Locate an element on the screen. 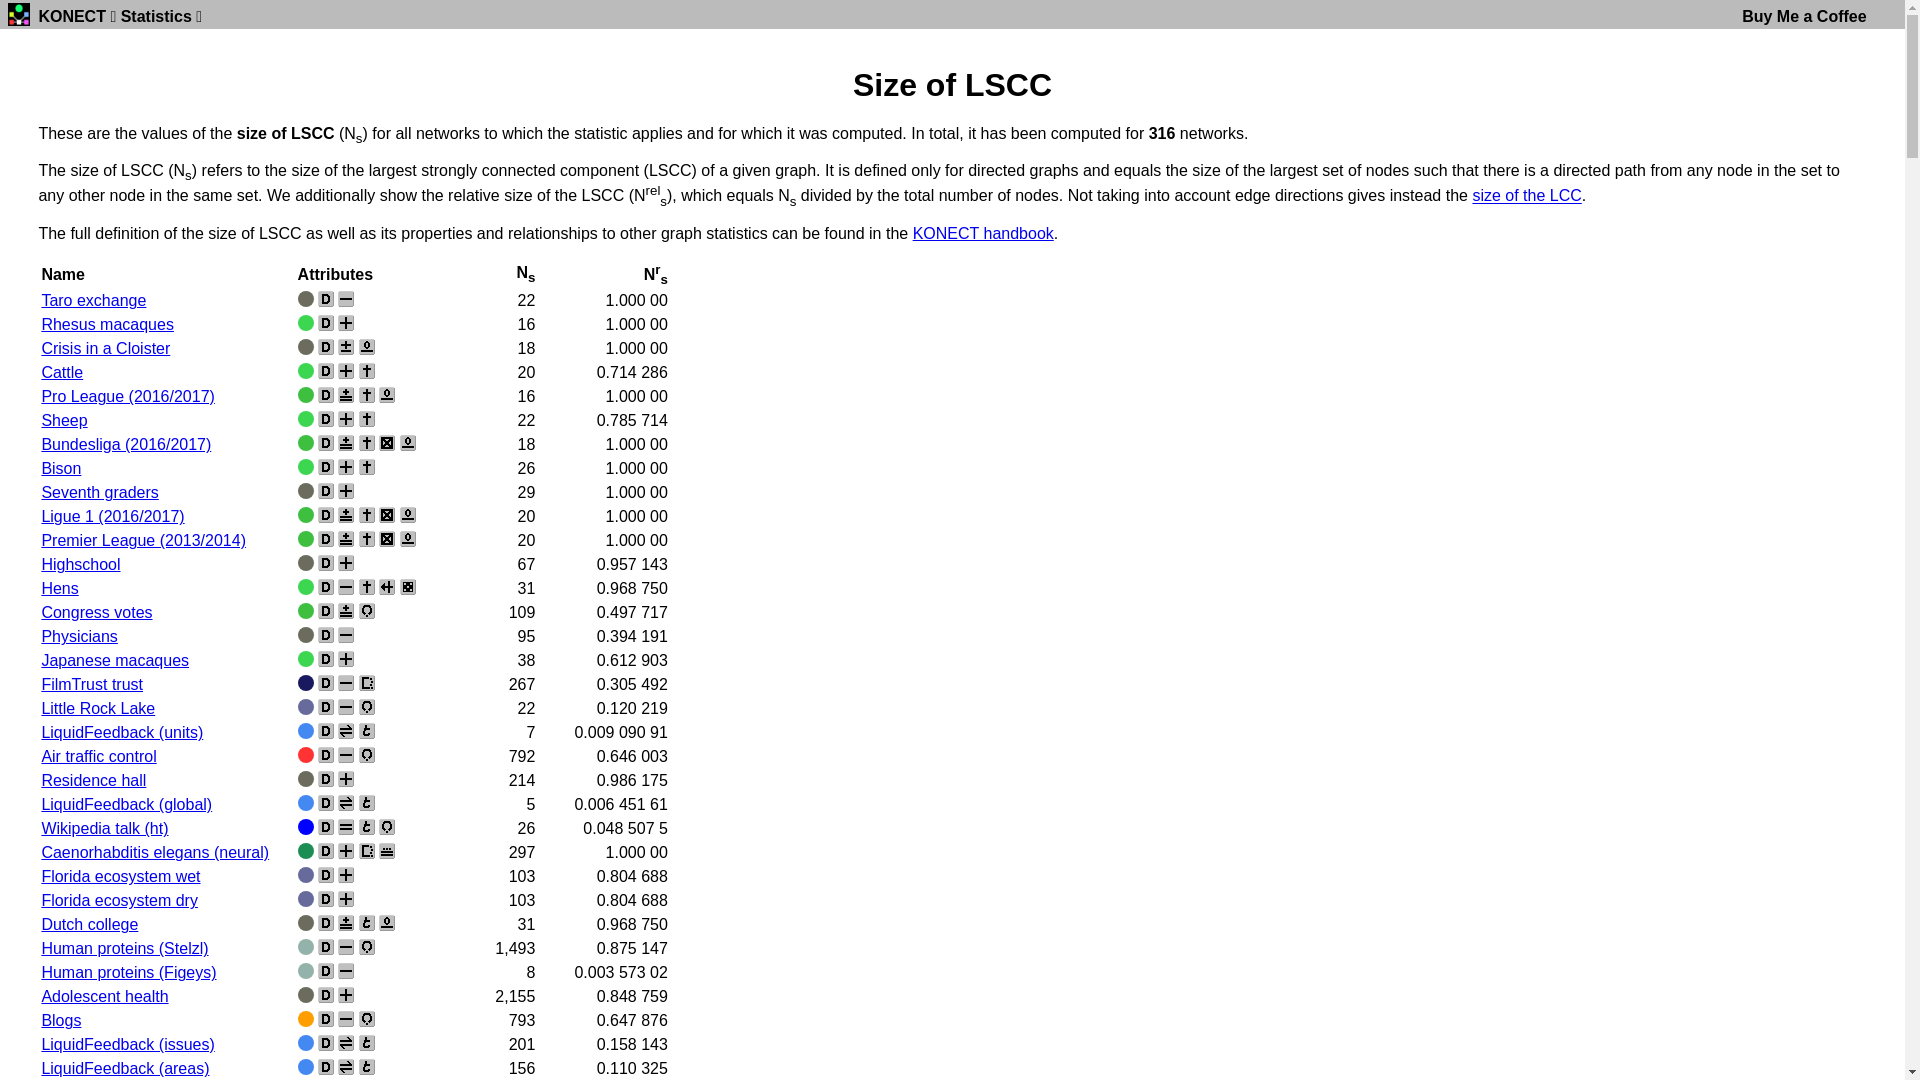 The width and height of the screenshot is (1920, 1080). 'Inverted edges can be interpreted as negated edges' is located at coordinates (366, 370).